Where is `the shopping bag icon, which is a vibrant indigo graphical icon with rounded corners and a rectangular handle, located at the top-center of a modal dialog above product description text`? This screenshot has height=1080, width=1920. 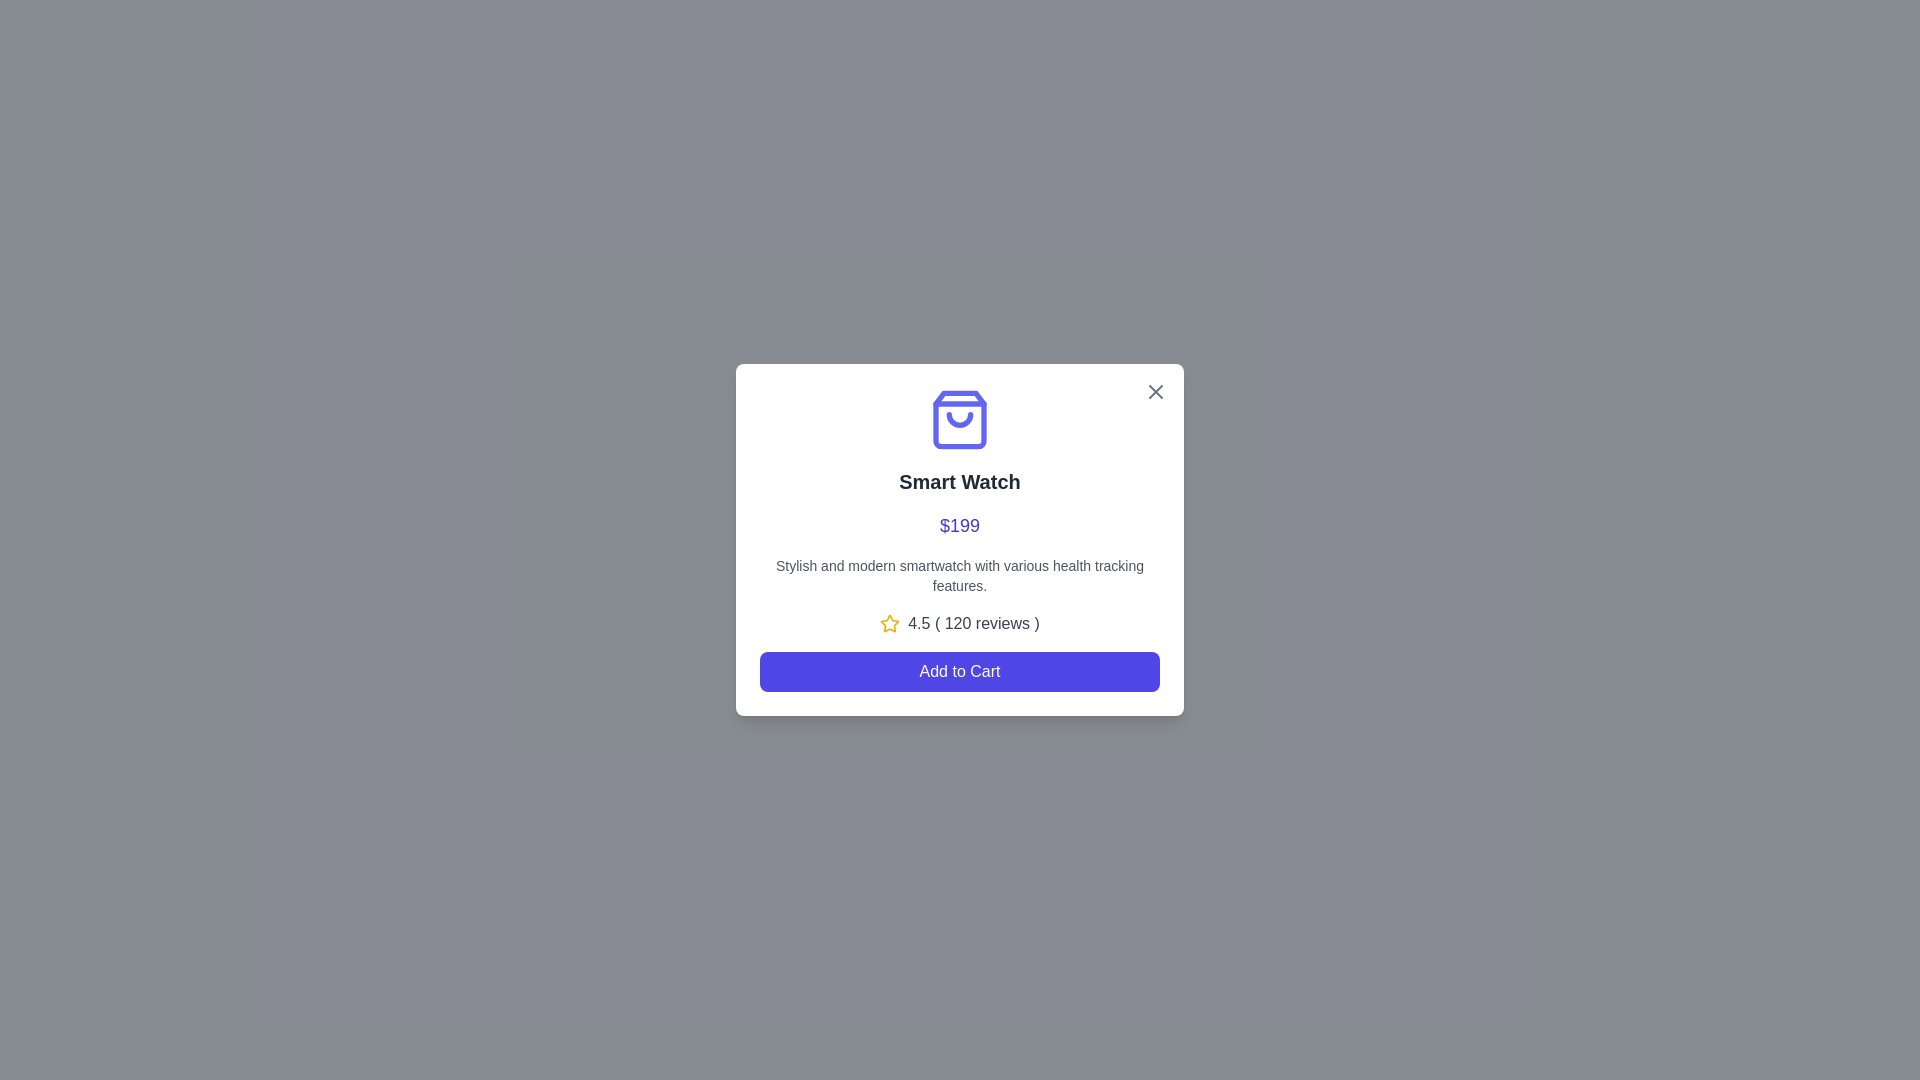
the shopping bag icon, which is a vibrant indigo graphical icon with rounded corners and a rectangular handle, located at the top-center of a modal dialog above product description text is located at coordinates (960, 419).